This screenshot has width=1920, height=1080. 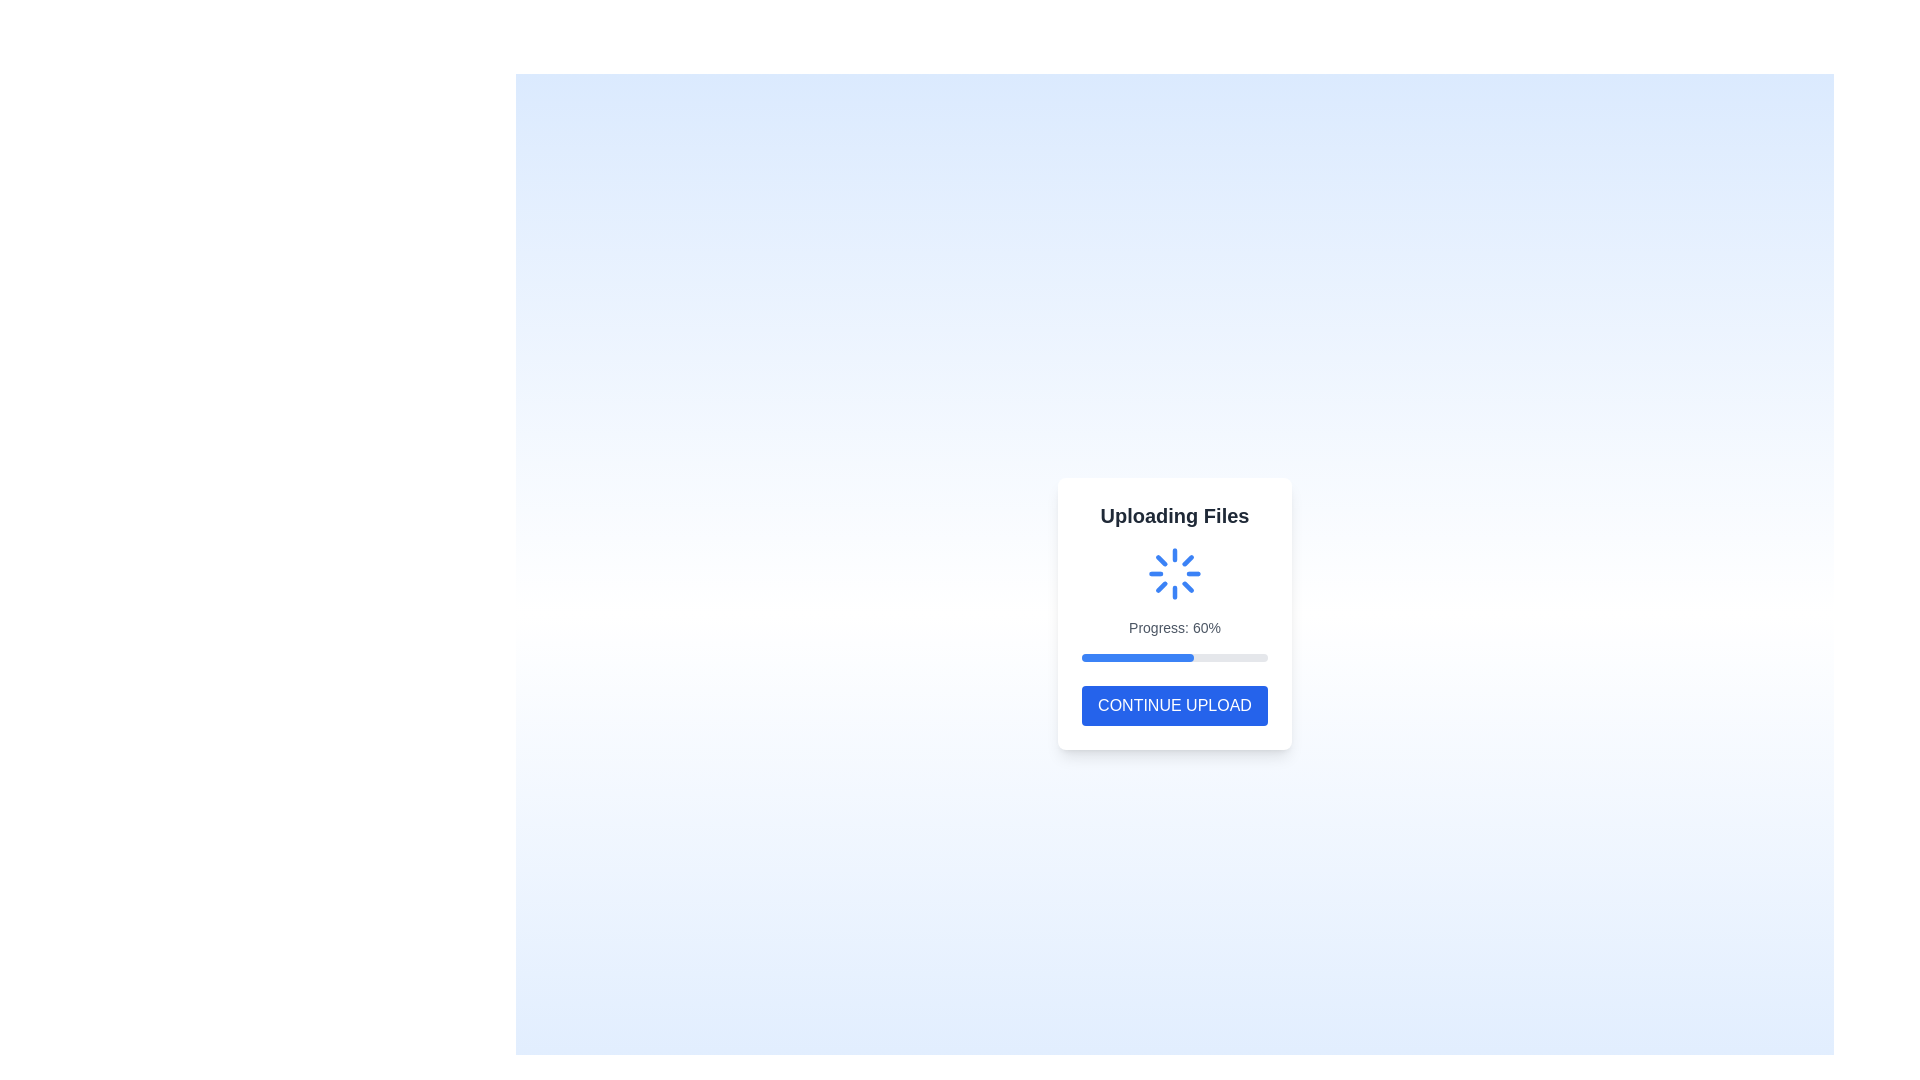 What do you see at coordinates (1175, 574) in the screenshot?
I see `the animated loader spinner positioned below the 'Uploading Files' title and above the 'Progress: 60%' text to recognize the upload status` at bounding box center [1175, 574].